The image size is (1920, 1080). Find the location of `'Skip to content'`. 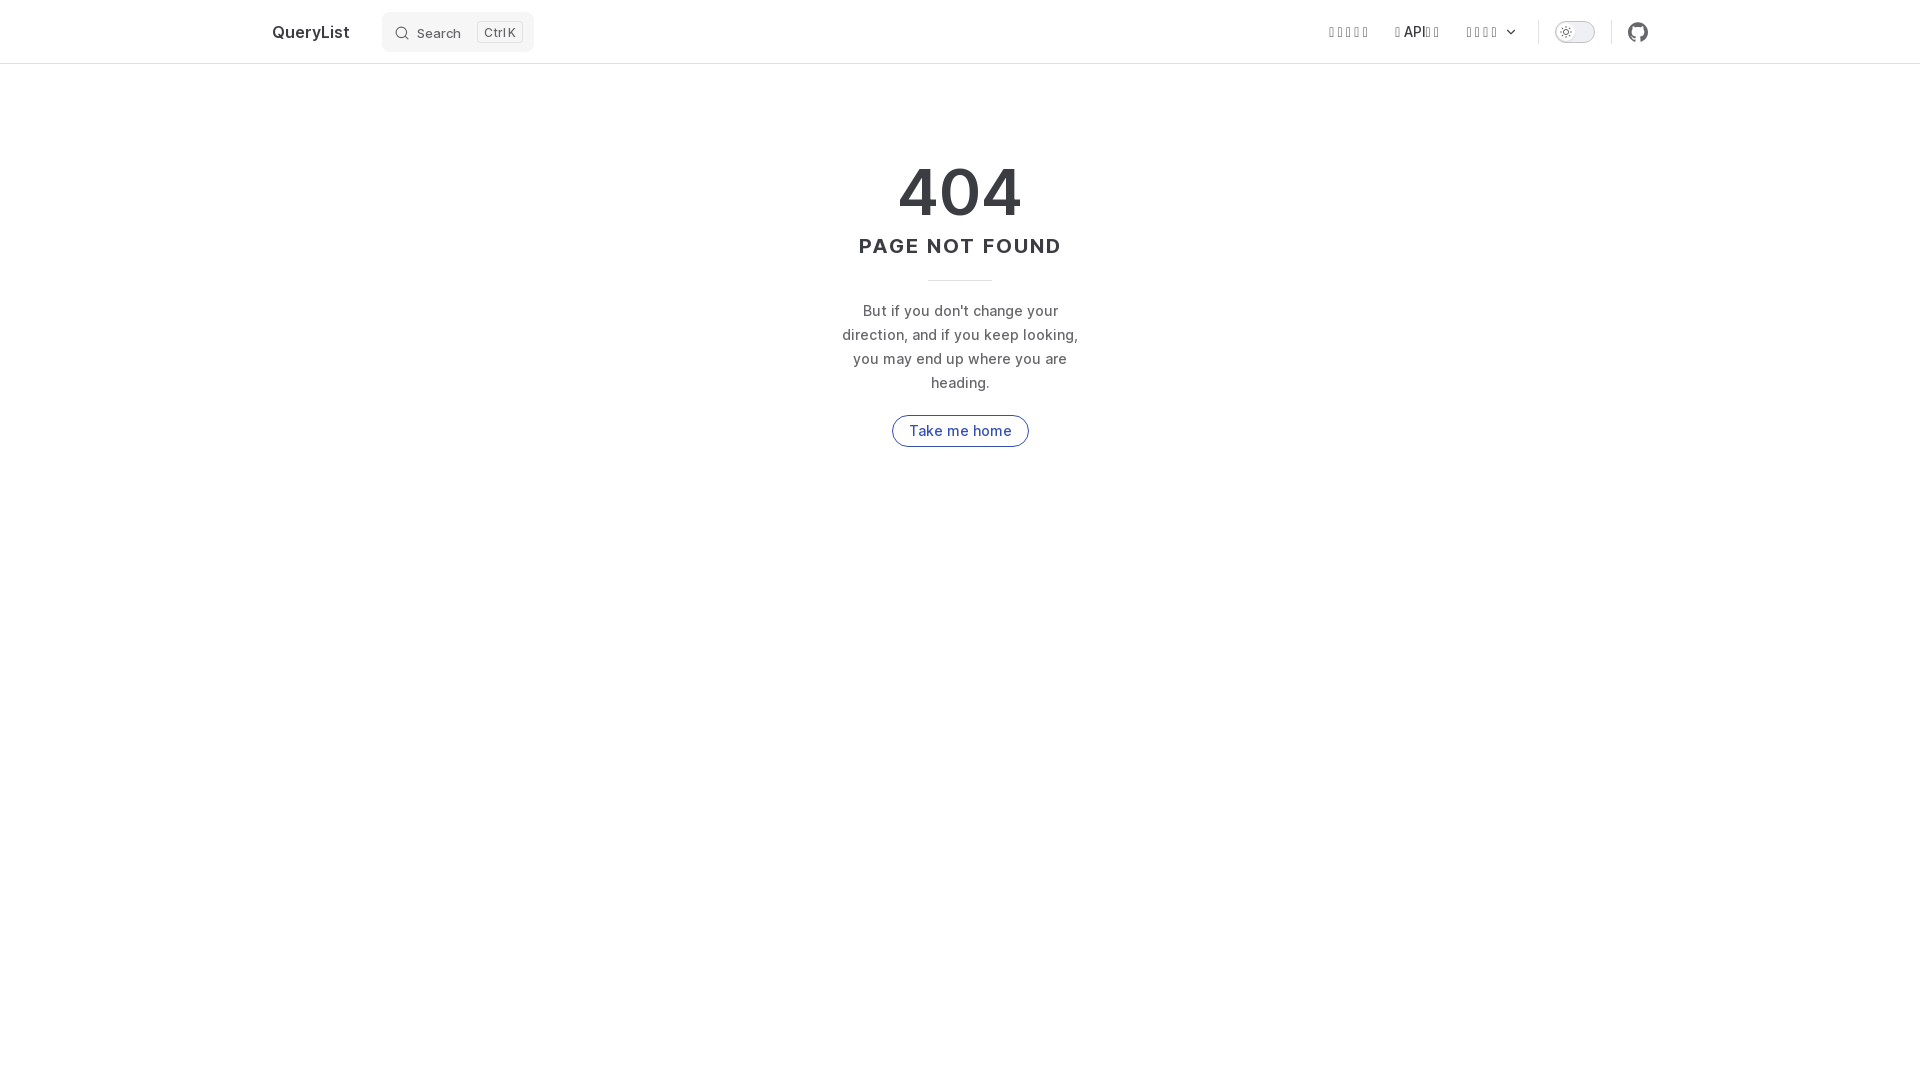

'Skip to content' is located at coordinates (32, 22).